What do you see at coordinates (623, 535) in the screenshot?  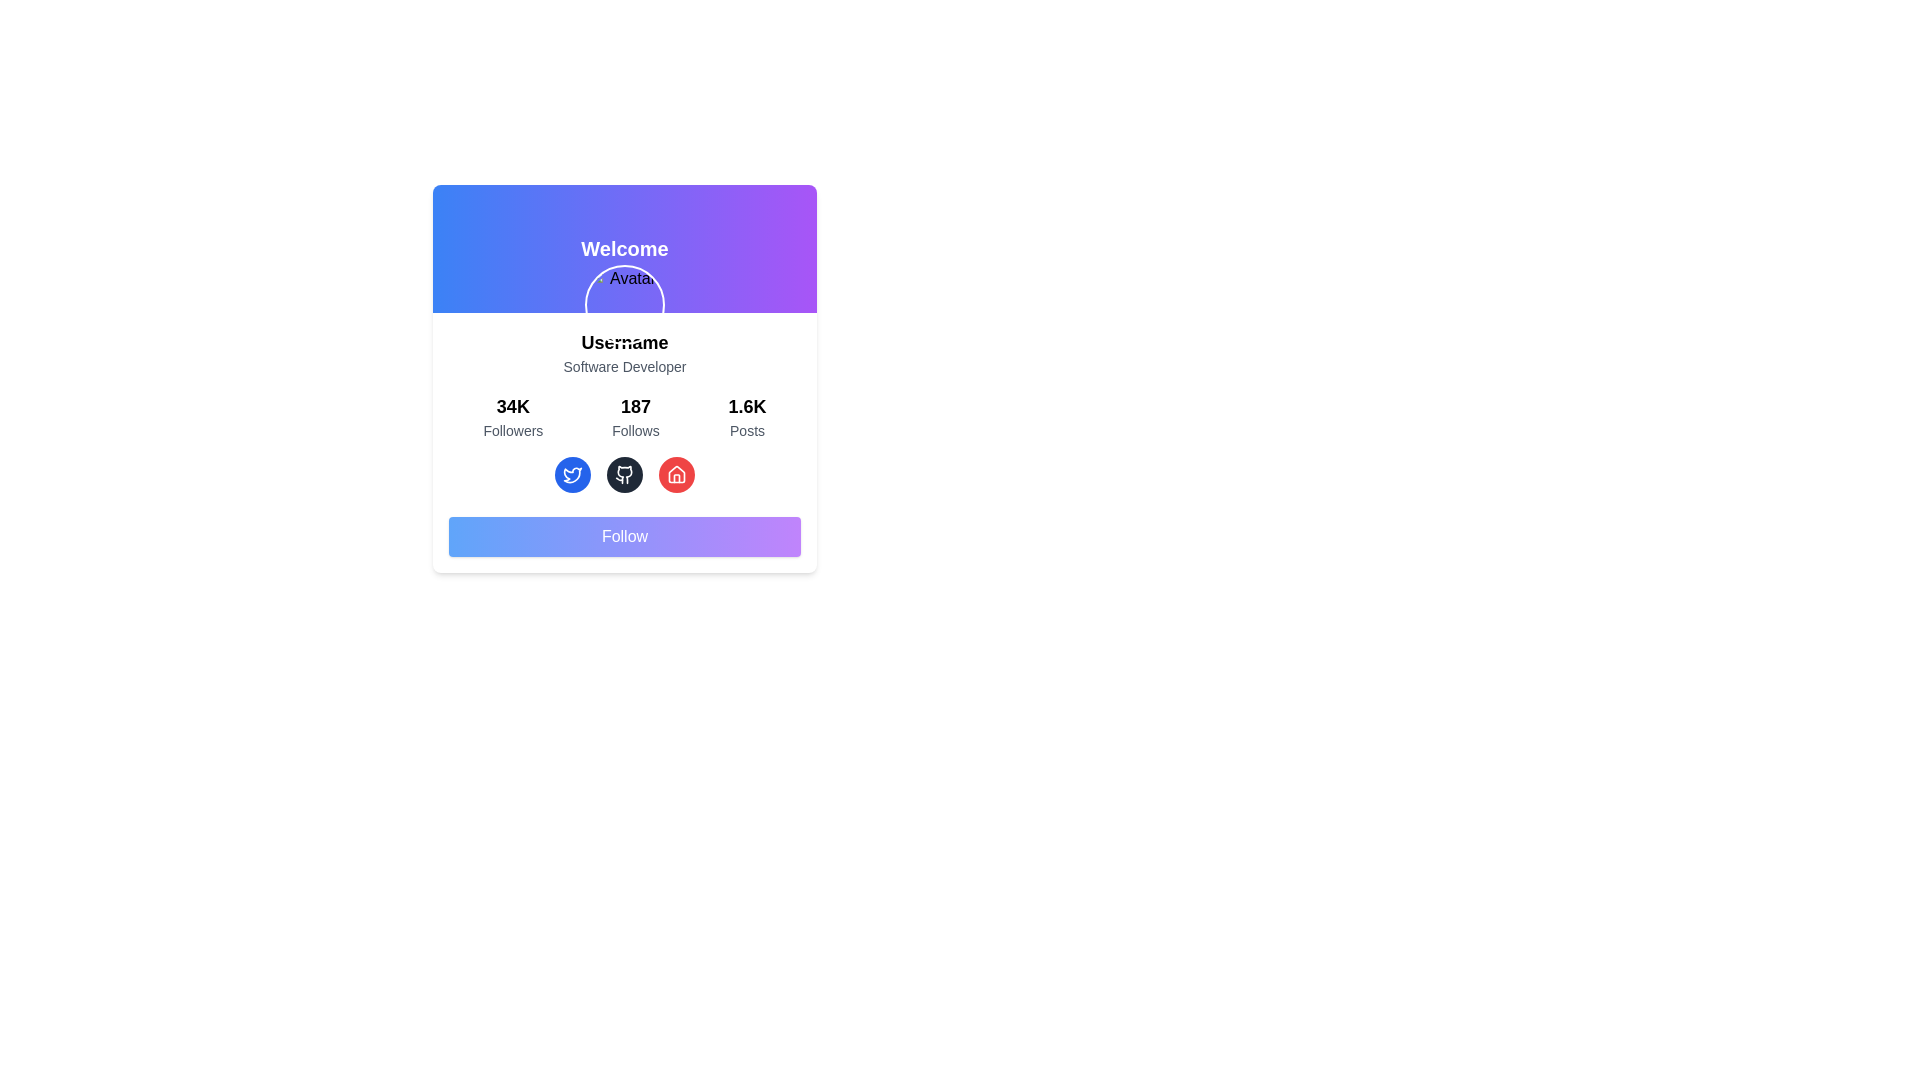 I see `the follow button located at the bottom of the user information card to observe any hover effects` at bounding box center [623, 535].